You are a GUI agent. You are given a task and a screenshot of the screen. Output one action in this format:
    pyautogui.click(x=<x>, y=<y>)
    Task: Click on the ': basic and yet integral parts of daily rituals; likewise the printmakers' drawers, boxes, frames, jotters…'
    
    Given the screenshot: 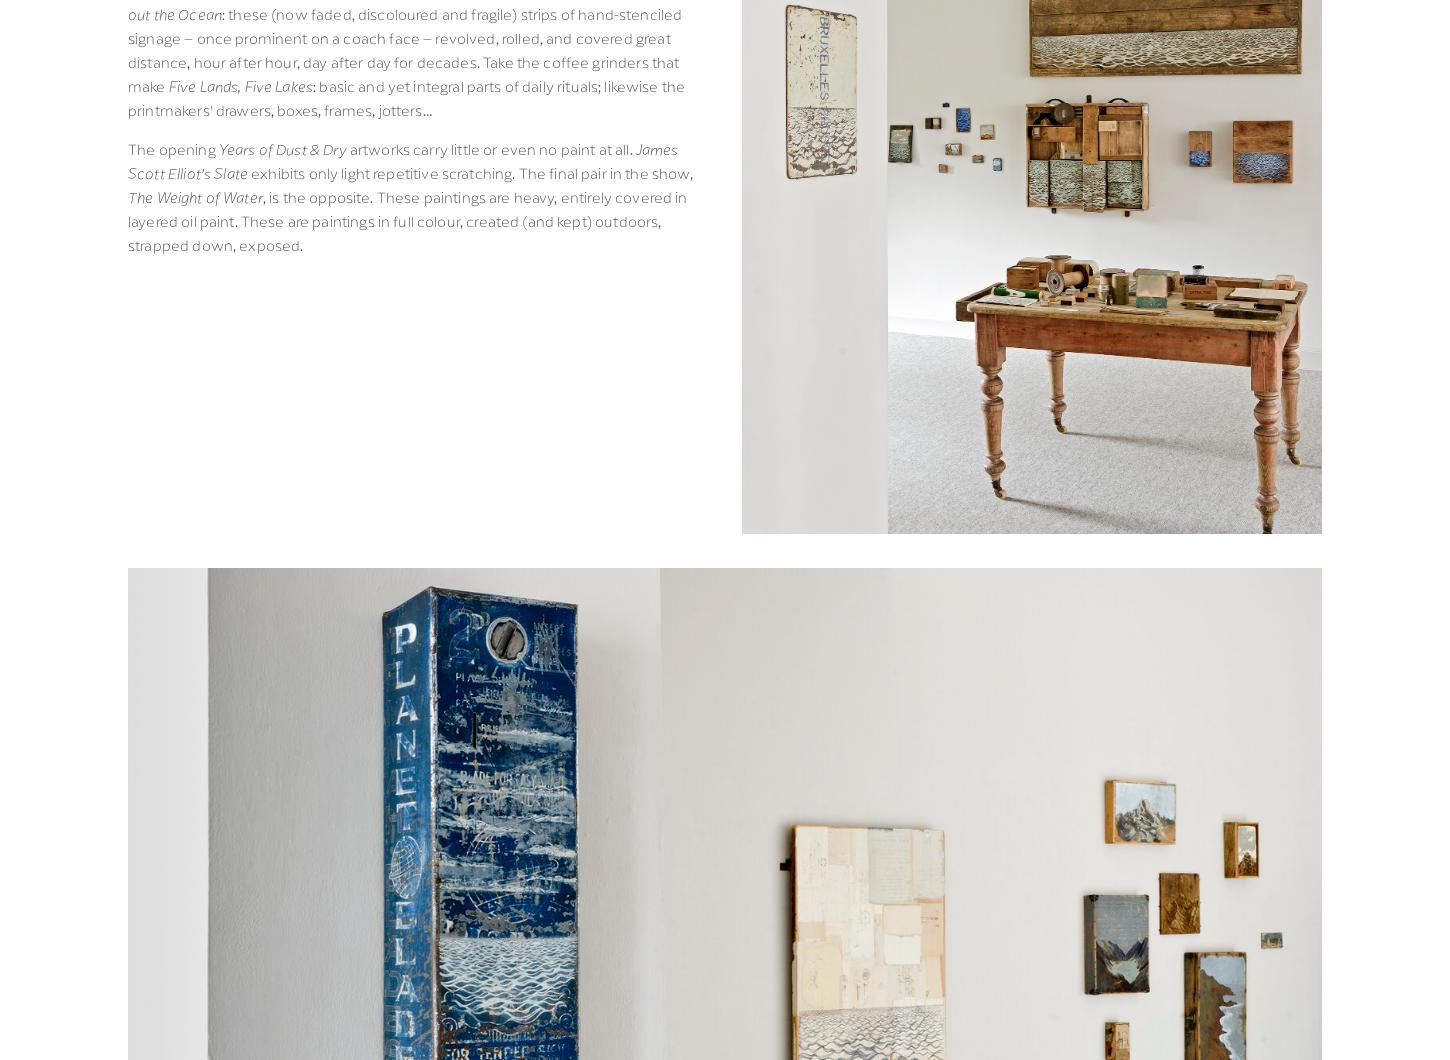 What is the action you would take?
    pyautogui.click(x=407, y=96)
    